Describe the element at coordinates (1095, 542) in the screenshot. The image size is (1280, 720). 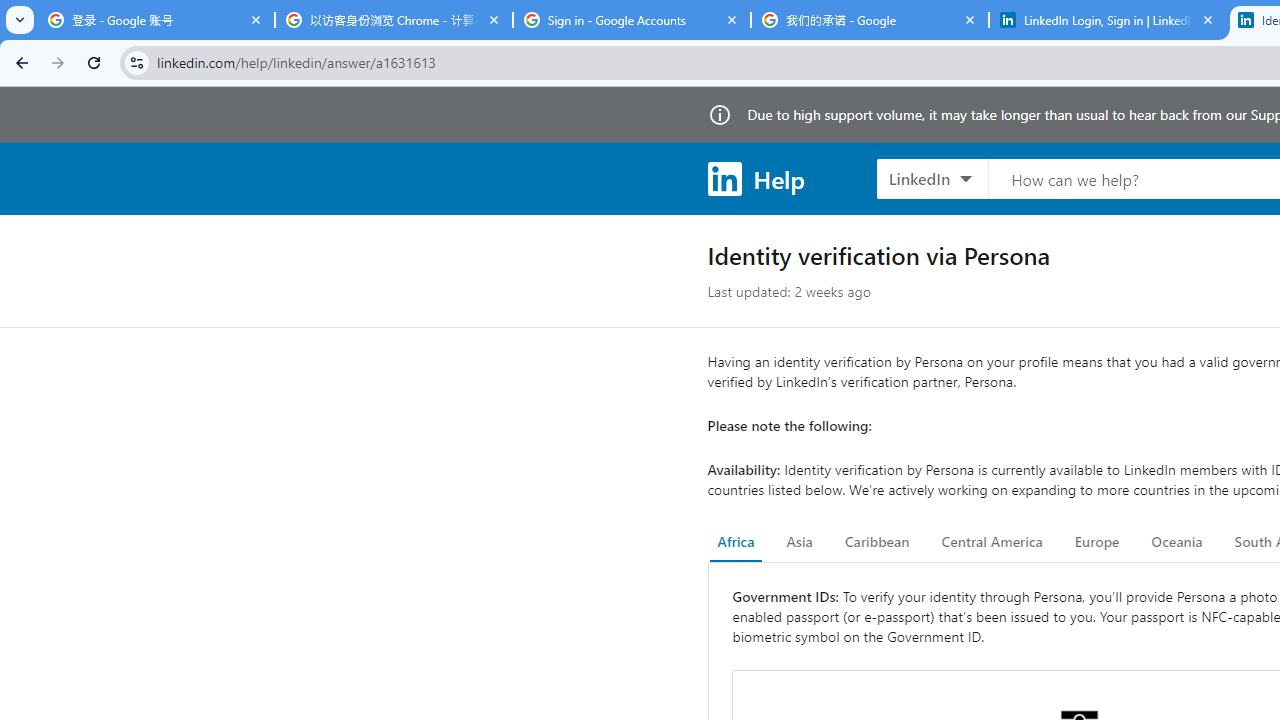
I see `'Europe'` at that location.